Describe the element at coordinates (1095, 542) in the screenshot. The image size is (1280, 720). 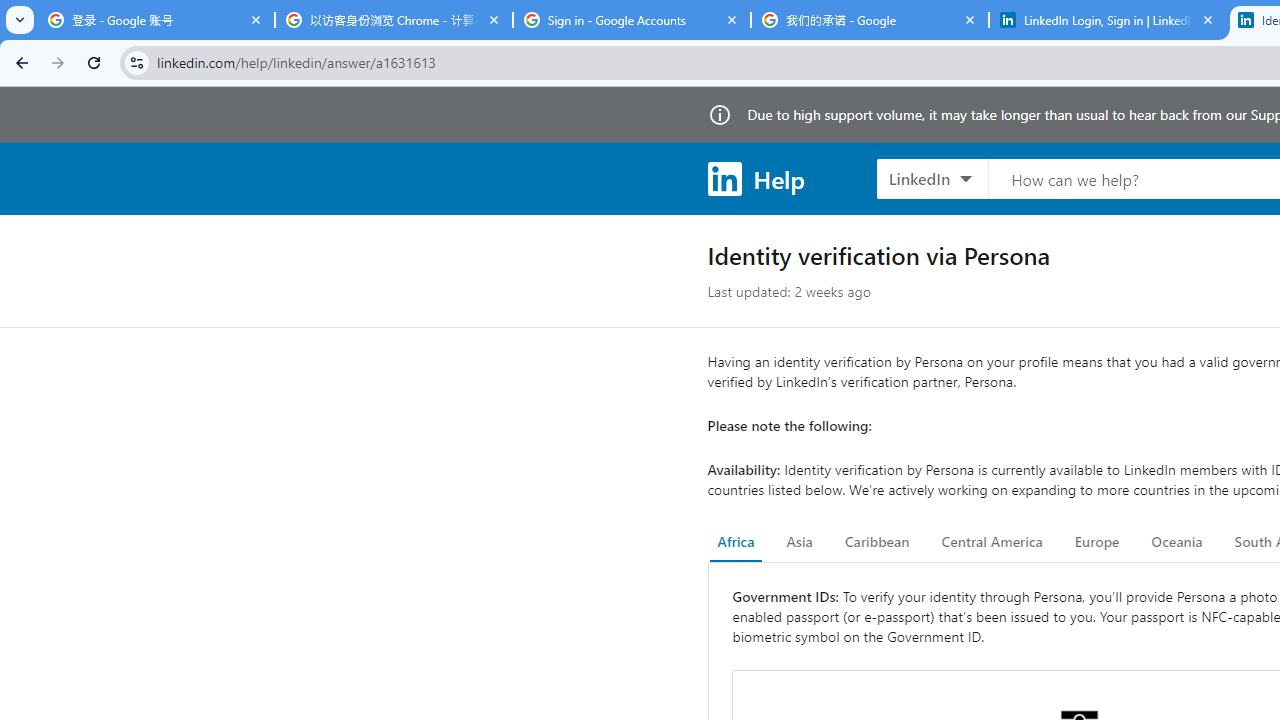
I see `'Europe'` at that location.